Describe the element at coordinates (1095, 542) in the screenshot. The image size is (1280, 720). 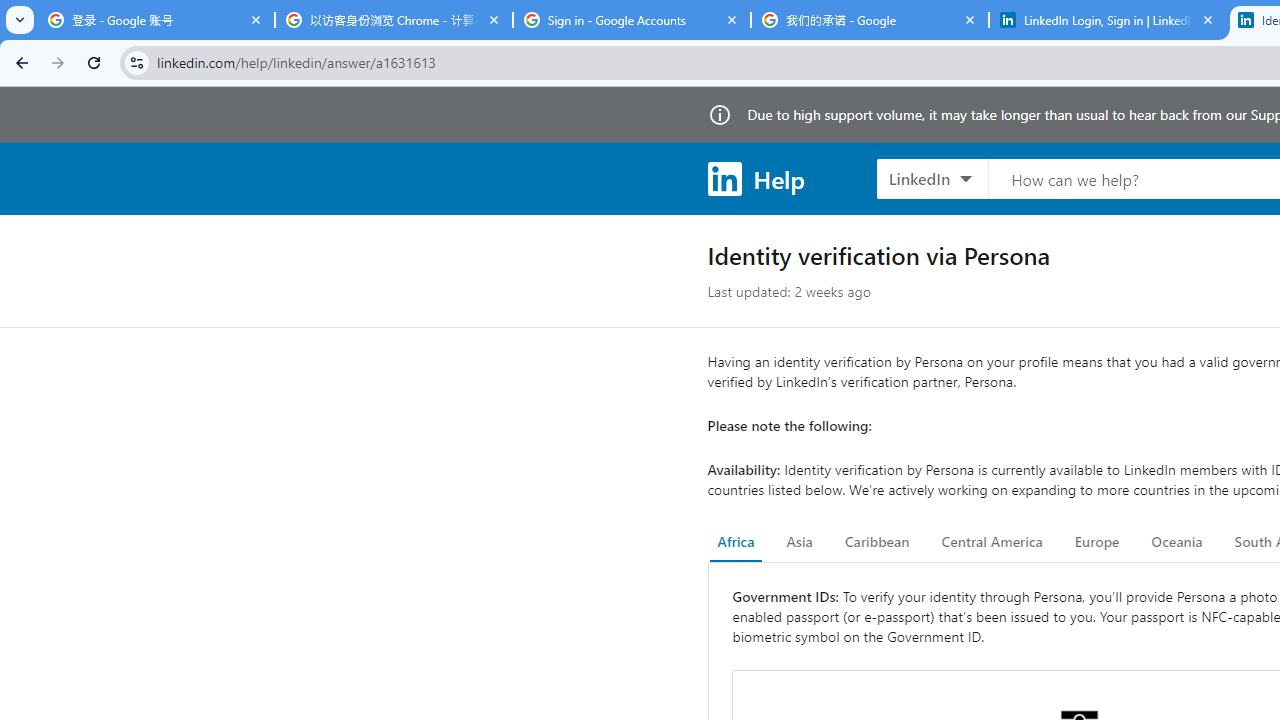
I see `'Europe'` at that location.